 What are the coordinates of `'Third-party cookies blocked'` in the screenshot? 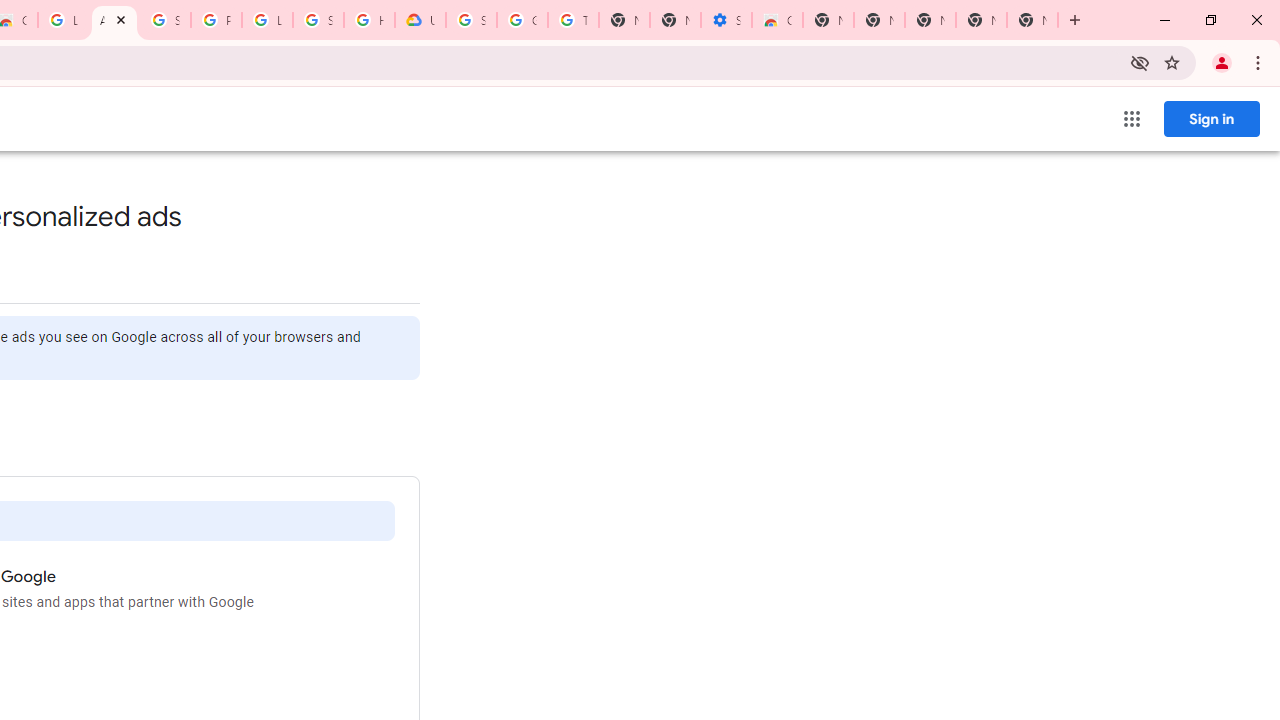 It's located at (1139, 61).